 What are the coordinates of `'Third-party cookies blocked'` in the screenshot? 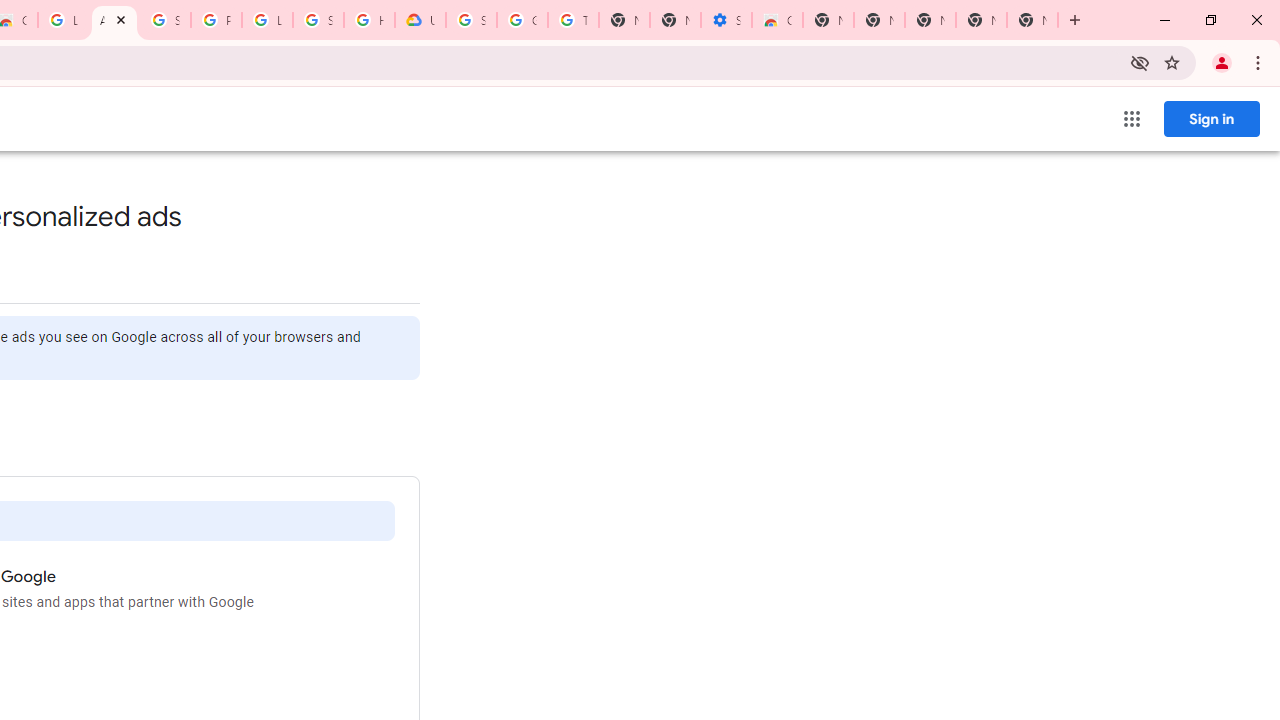 It's located at (1139, 61).